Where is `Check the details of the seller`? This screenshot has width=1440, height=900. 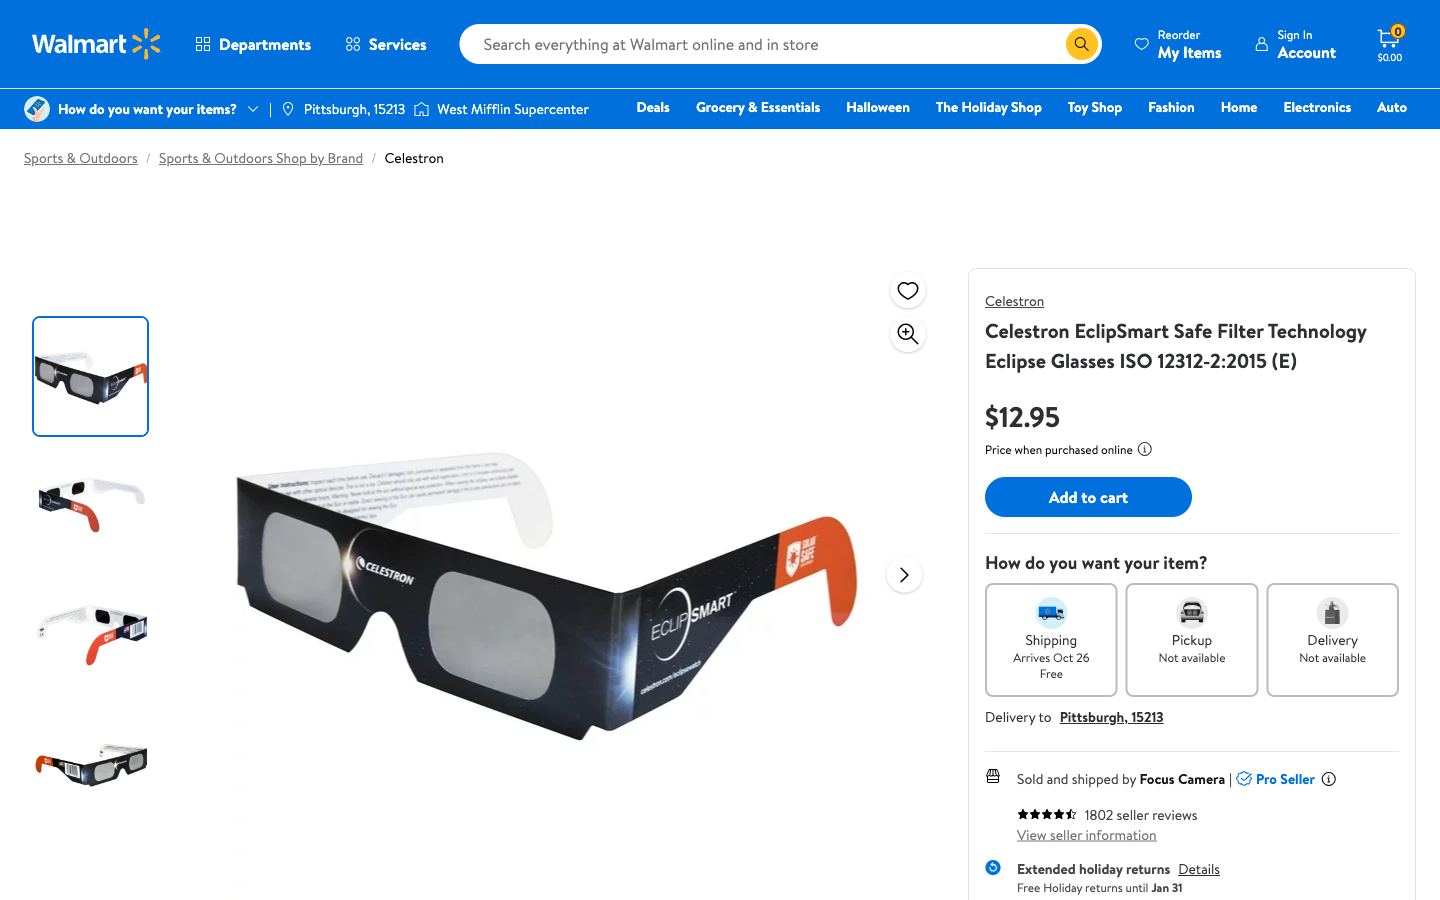 Check the details of the seller is located at coordinates (1086, 834).